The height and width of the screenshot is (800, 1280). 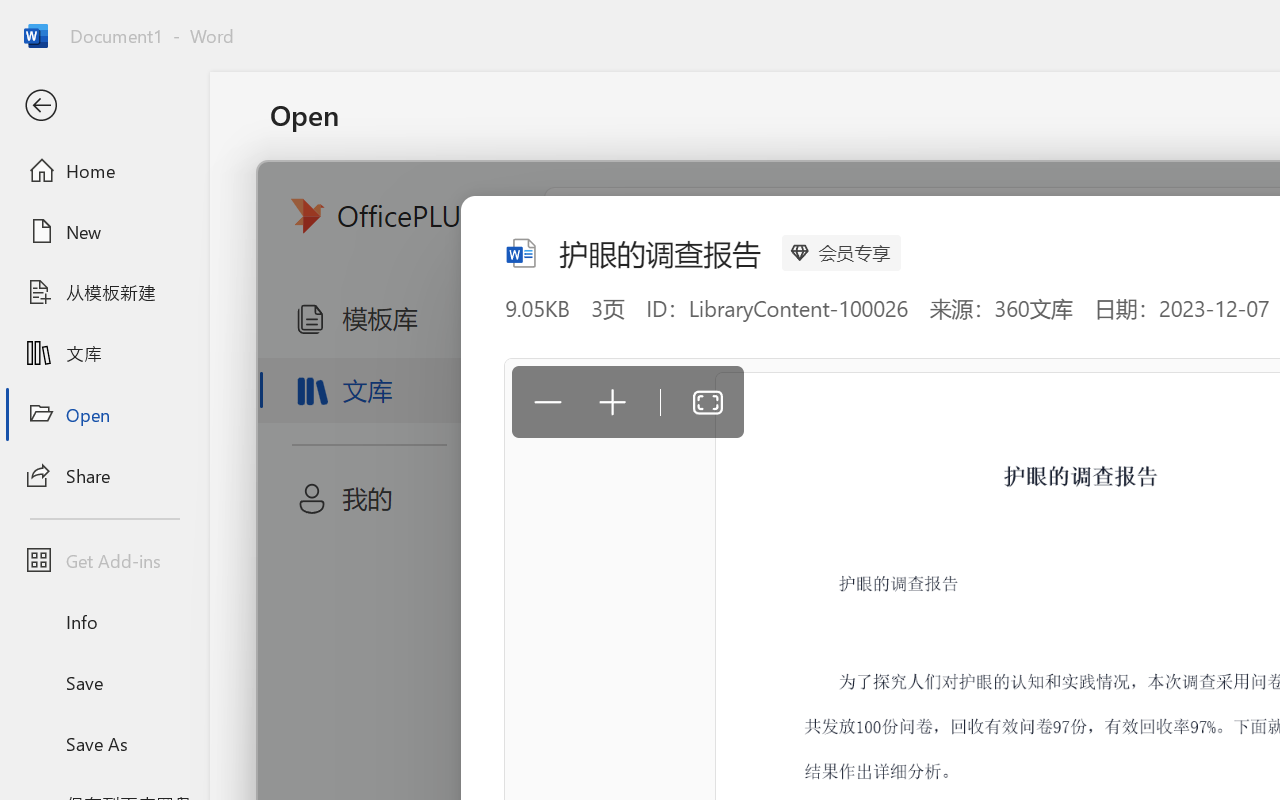 What do you see at coordinates (103, 621) in the screenshot?
I see `'Info'` at bounding box center [103, 621].